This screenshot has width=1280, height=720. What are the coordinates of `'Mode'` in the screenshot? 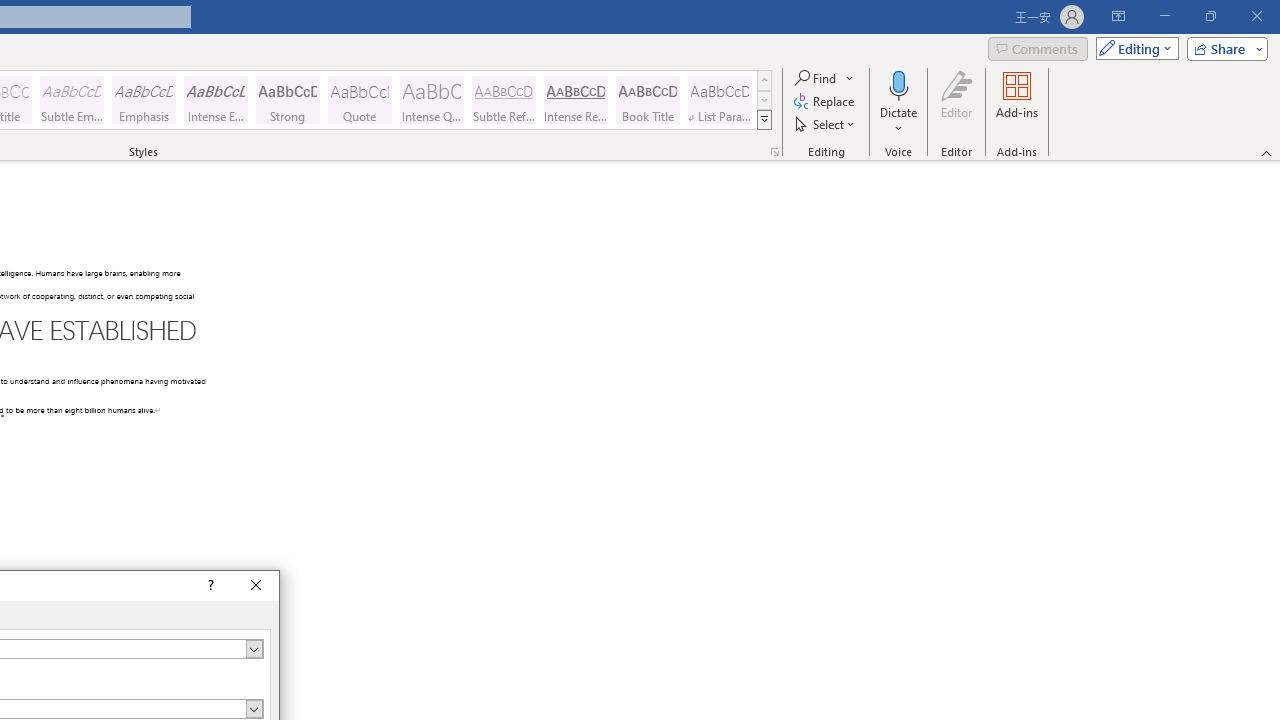 It's located at (1133, 47).